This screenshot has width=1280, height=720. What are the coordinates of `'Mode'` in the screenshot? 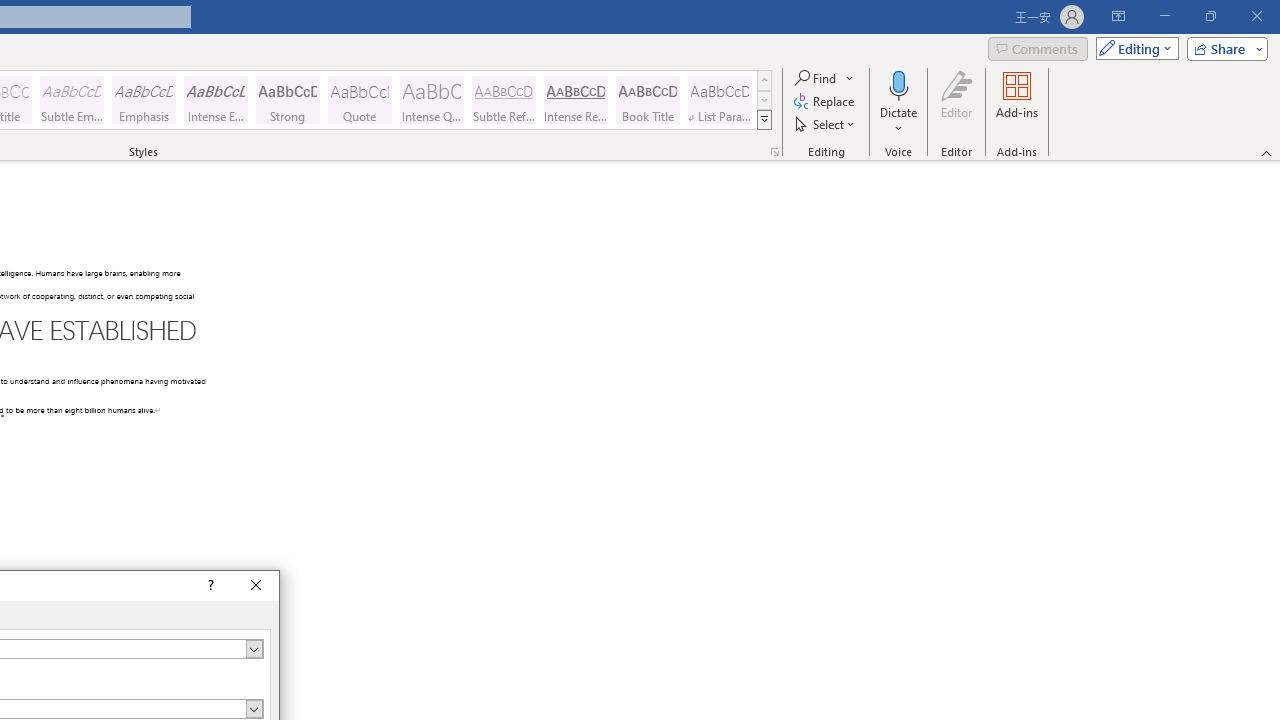 It's located at (1133, 47).